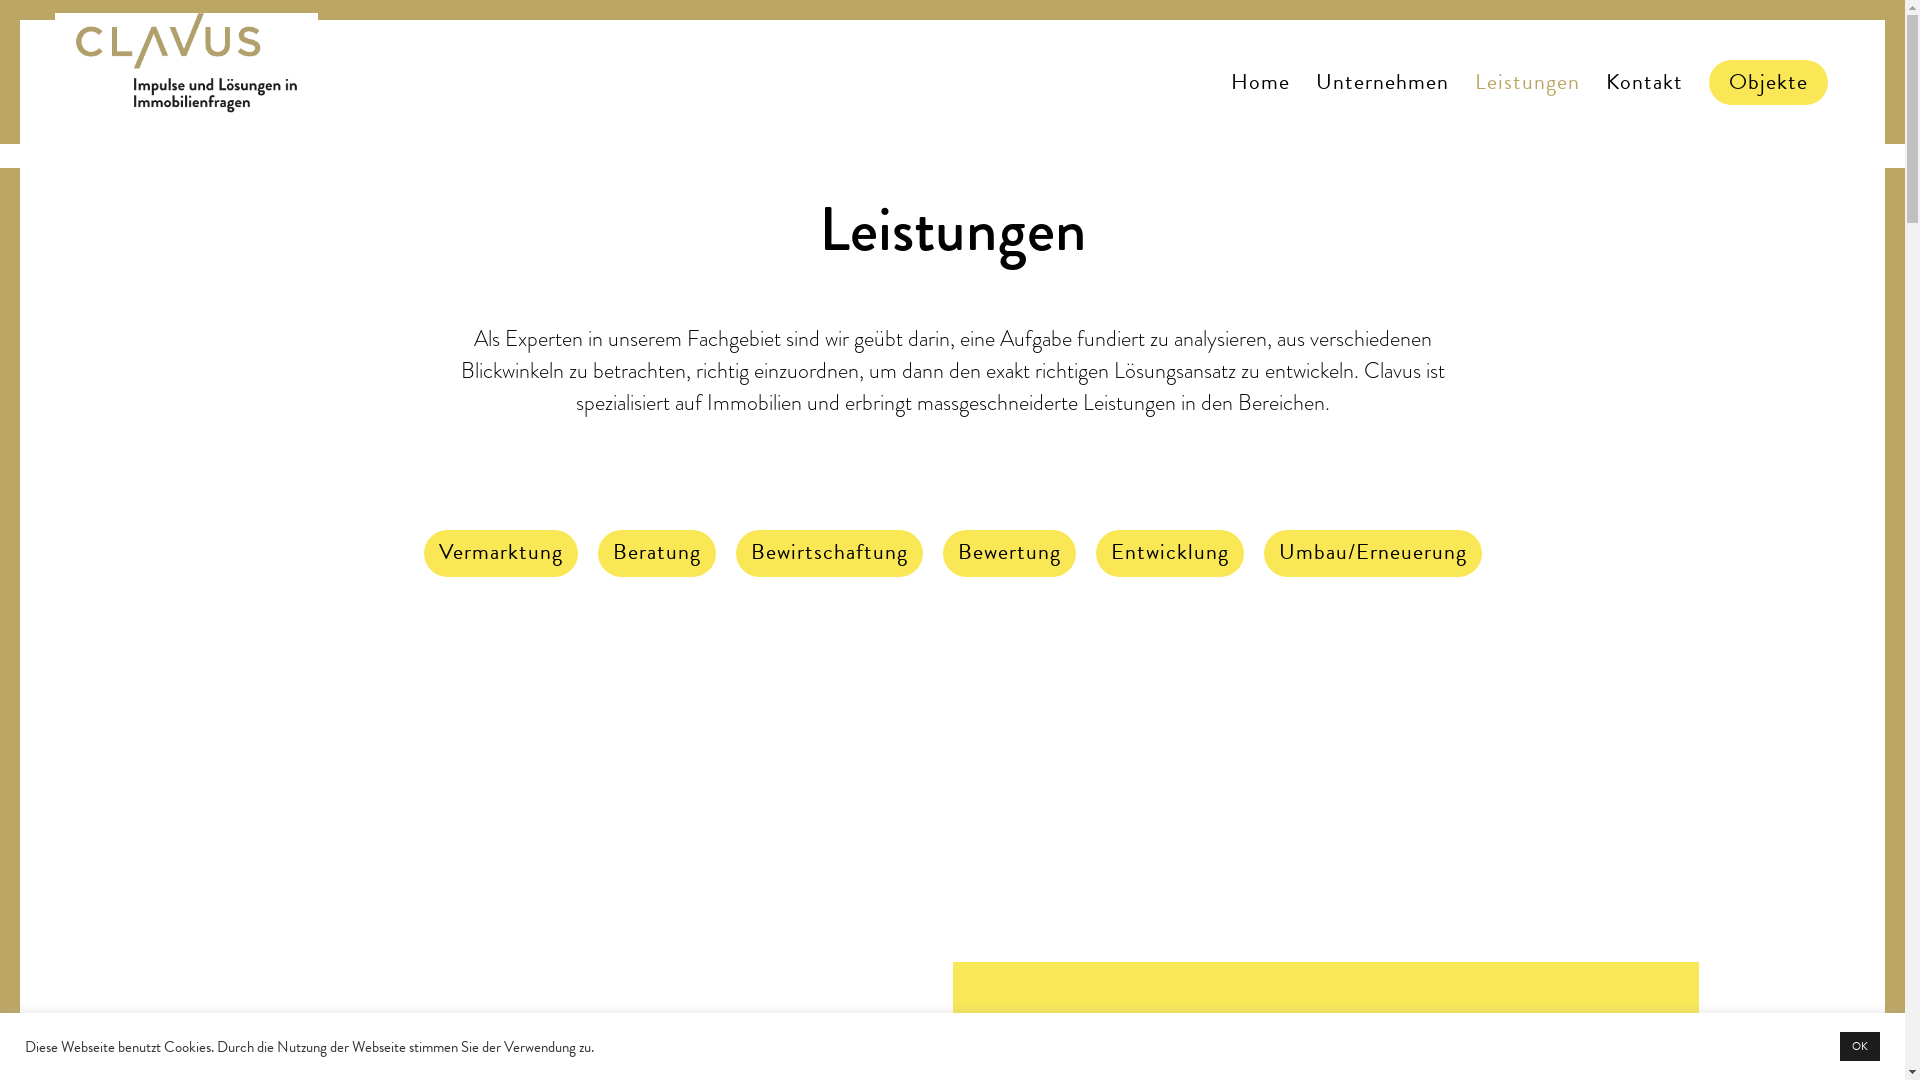  Describe the element at coordinates (1169, 555) in the screenshot. I see `'Entwicklung'` at that location.